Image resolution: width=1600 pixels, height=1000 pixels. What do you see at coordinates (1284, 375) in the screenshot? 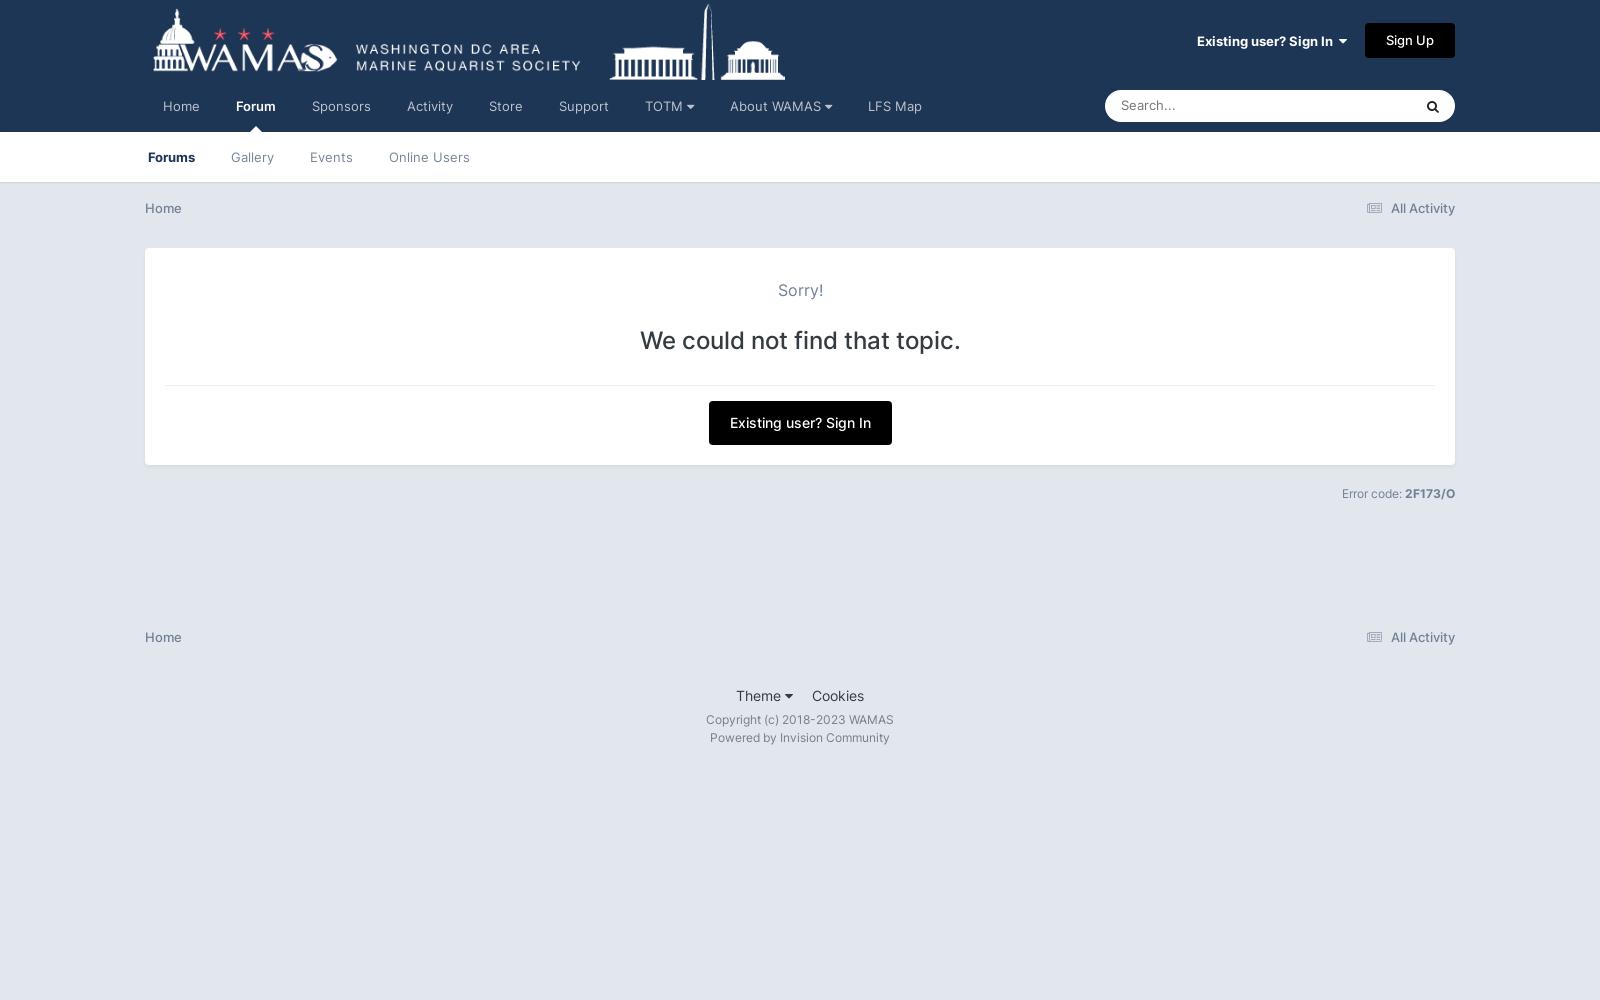
I see `'Products'` at bounding box center [1284, 375].